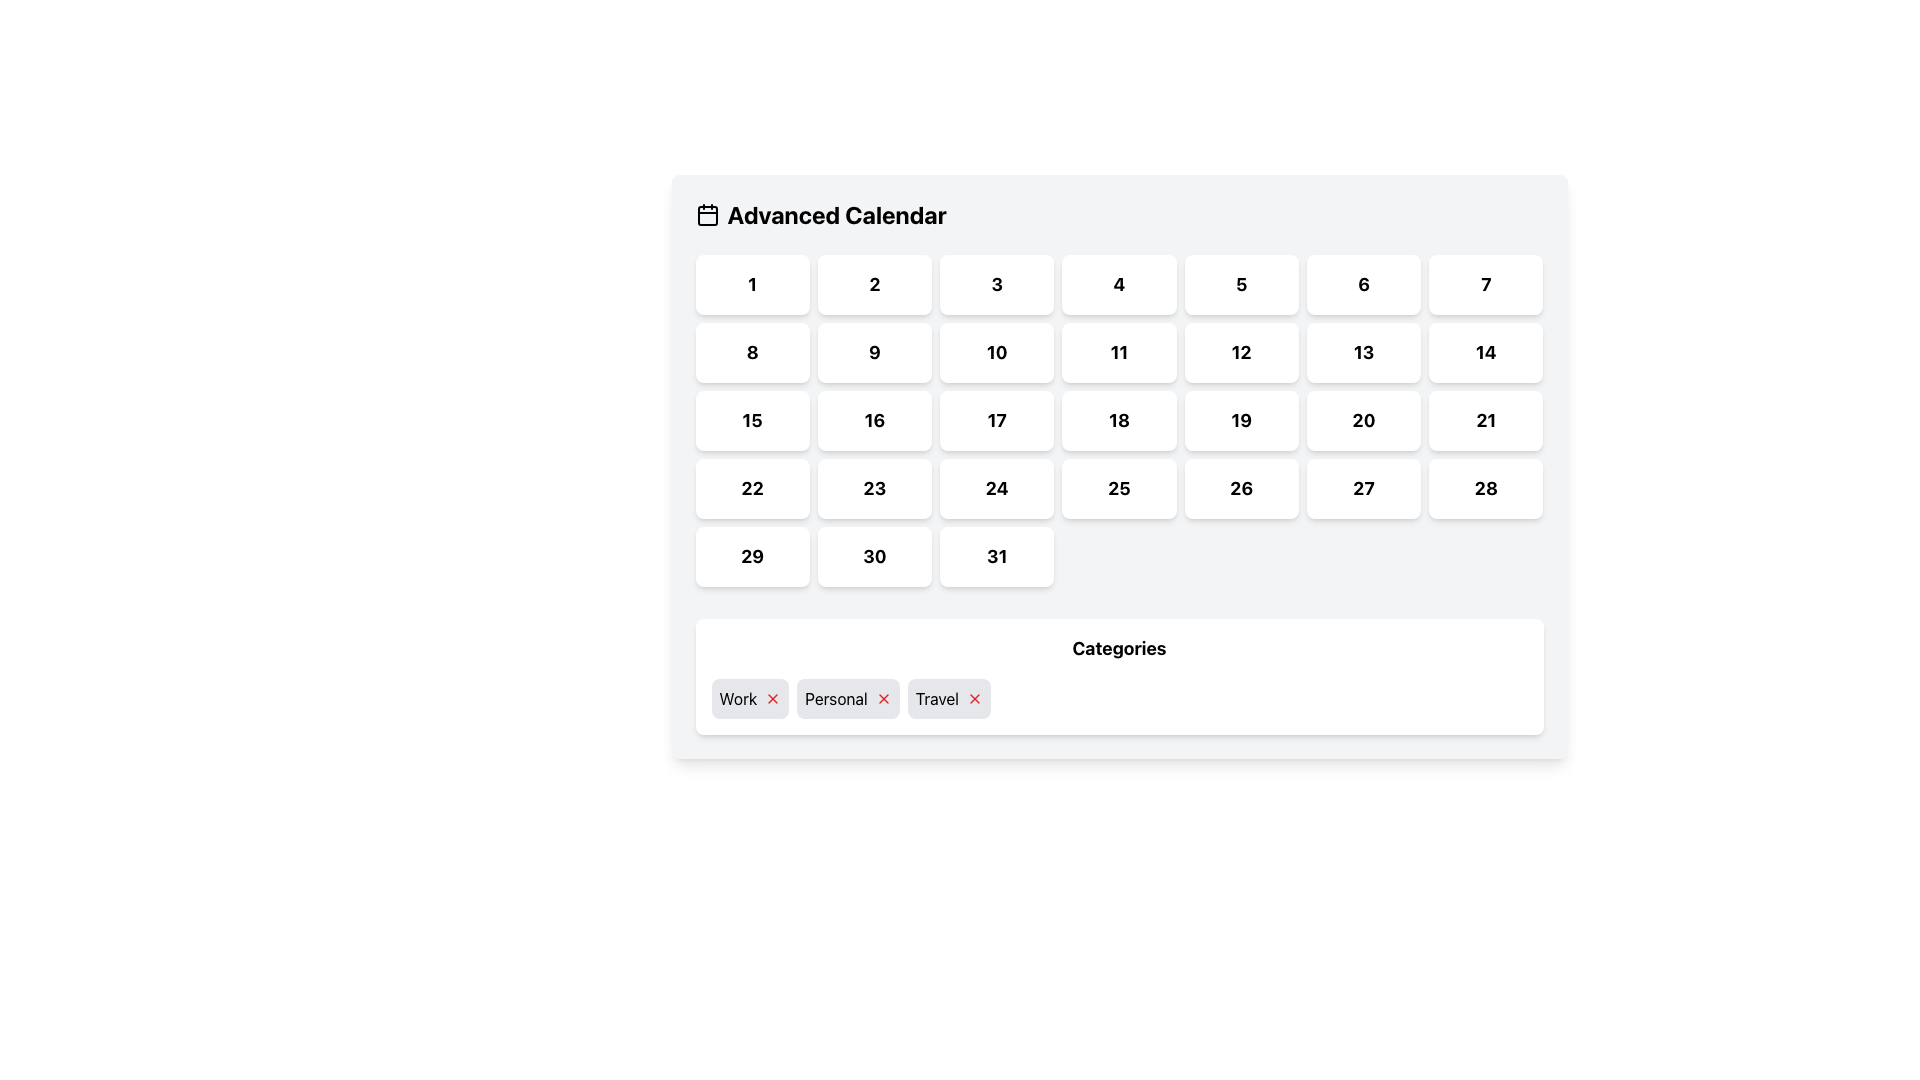 This screenshot has width=1920, height=1080. I want to click on the interactive calendar day cell button representing the date '10' in the Advanced Calendar interface, so click(997, 352).